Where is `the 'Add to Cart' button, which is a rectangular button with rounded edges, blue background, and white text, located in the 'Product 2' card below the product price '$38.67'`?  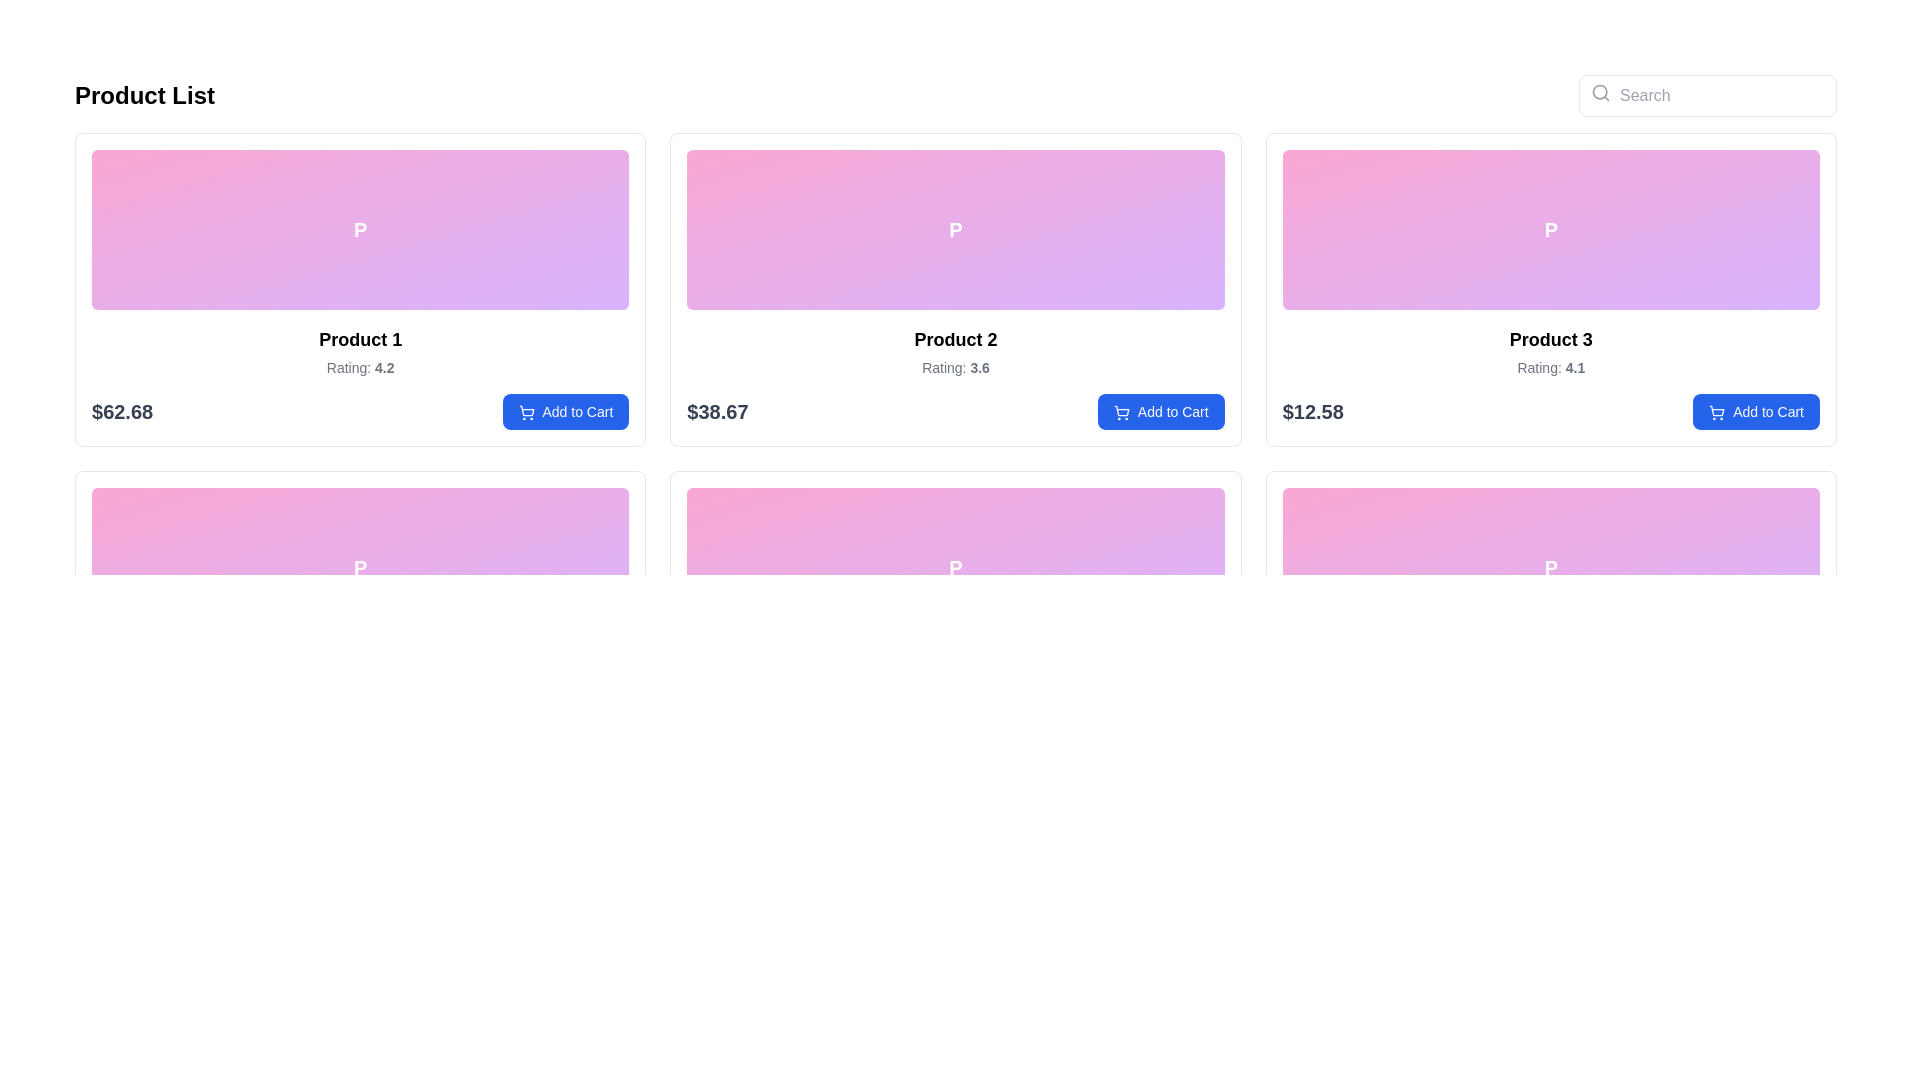 the 'Add to Cart' button, which is a rectangular button with rounded edges, blue background, and white text, located in the 'Product 2' card below the product price '$38.67' is located at coordinates (1161, 411).